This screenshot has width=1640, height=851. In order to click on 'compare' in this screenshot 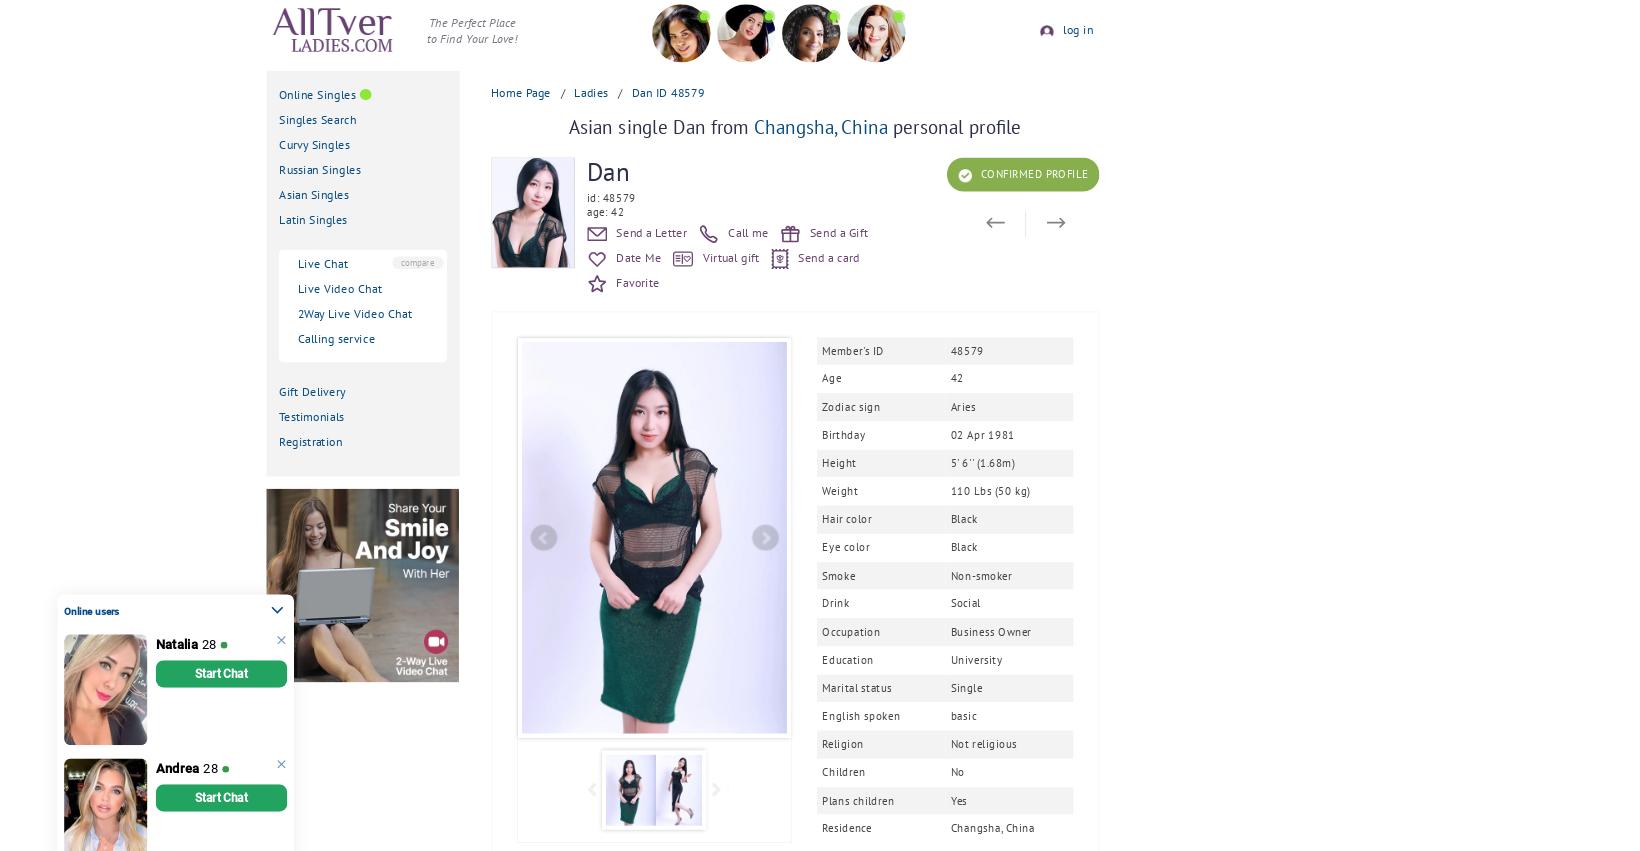, I will do `click(417, 260)`.